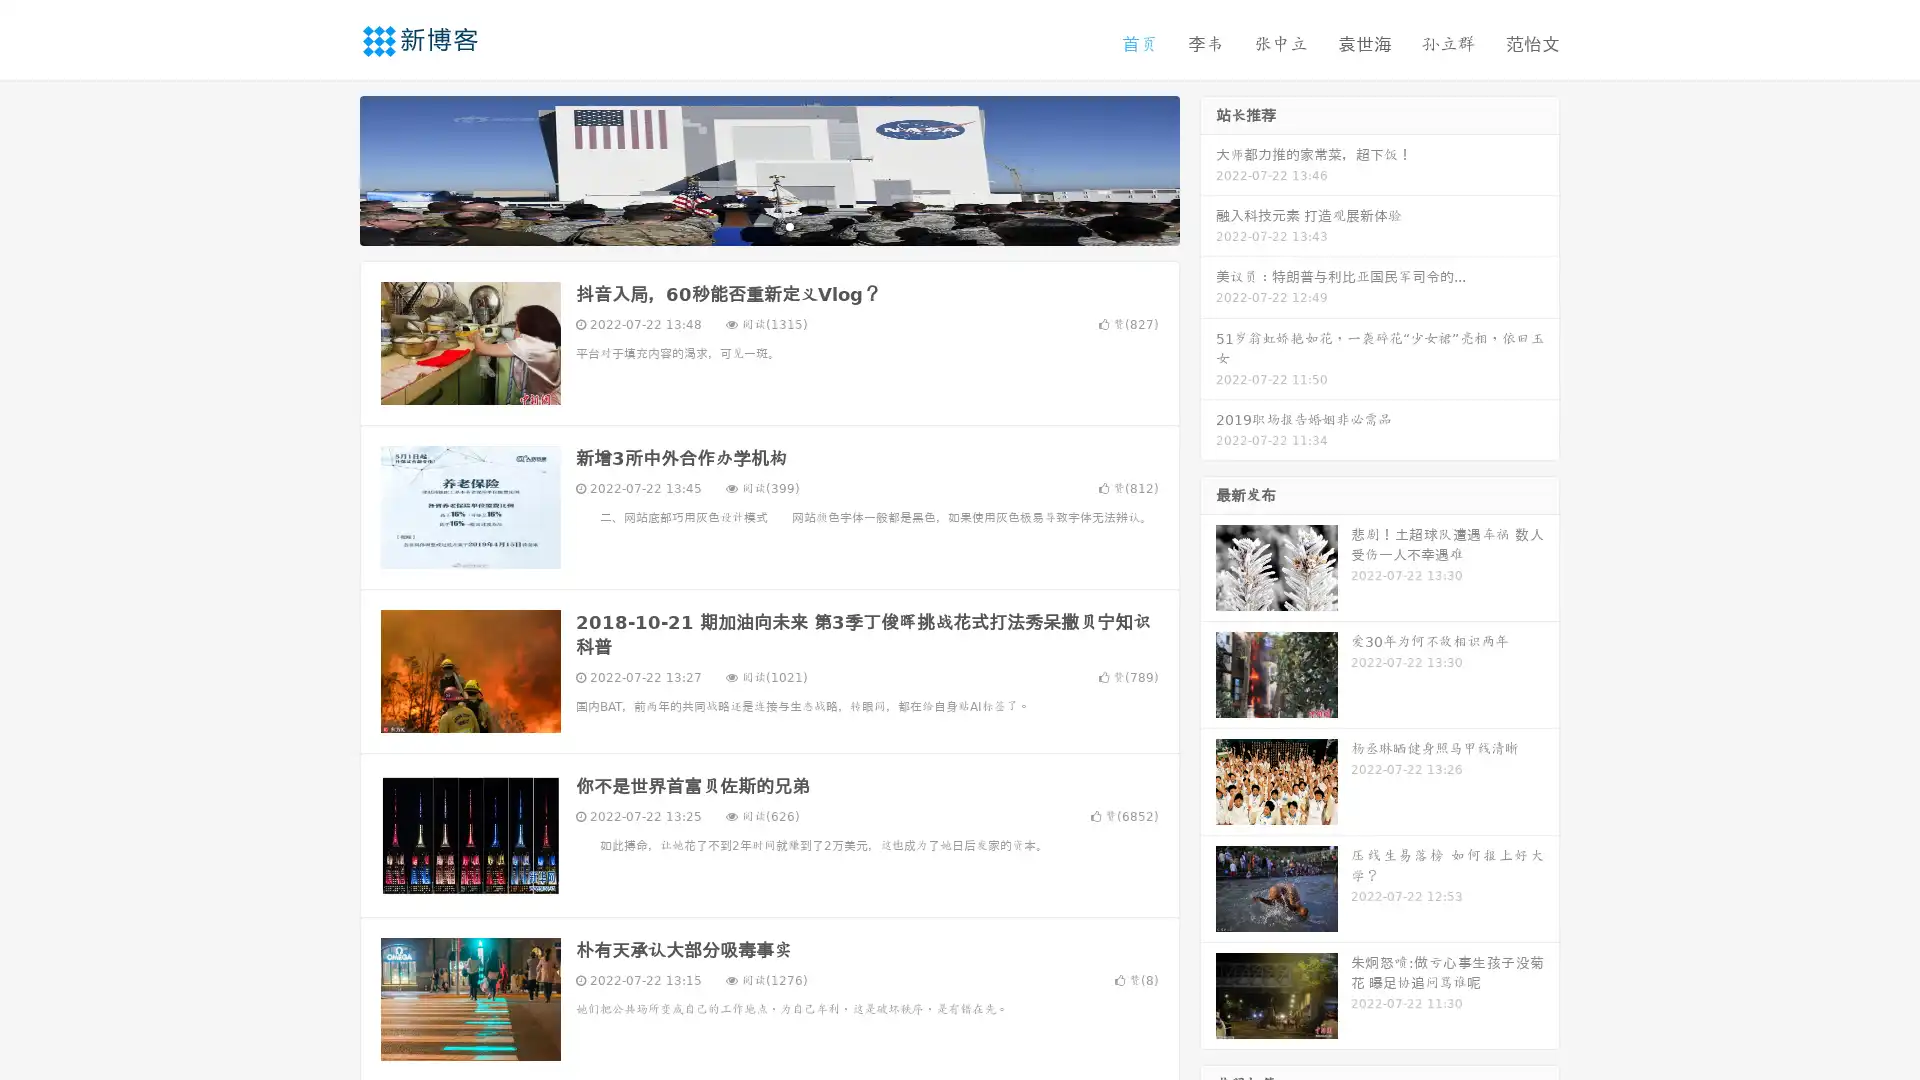  I want to click on Go to slide 1, so click(748, 225).